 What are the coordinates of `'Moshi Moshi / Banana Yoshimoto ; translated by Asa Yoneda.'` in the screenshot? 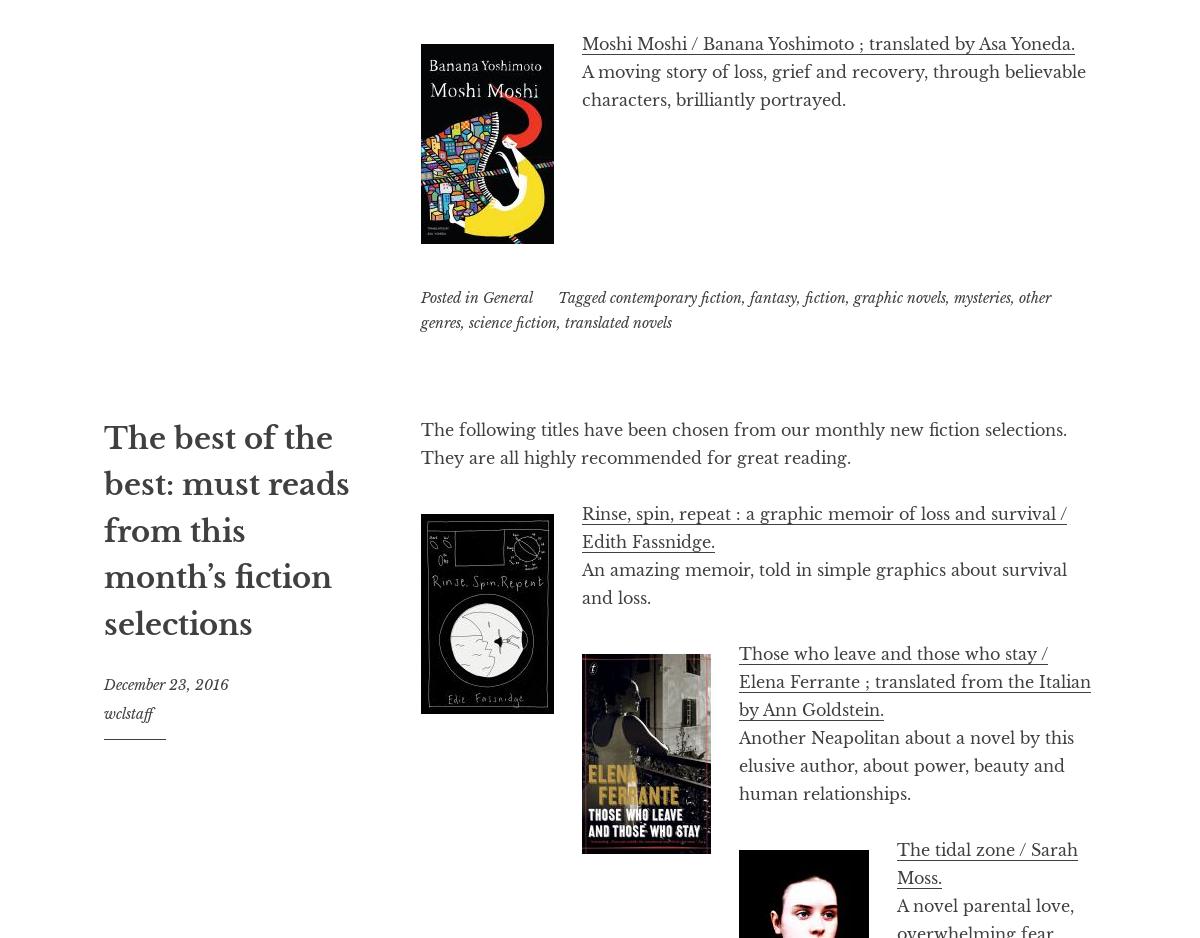 It's located at (827, 42).